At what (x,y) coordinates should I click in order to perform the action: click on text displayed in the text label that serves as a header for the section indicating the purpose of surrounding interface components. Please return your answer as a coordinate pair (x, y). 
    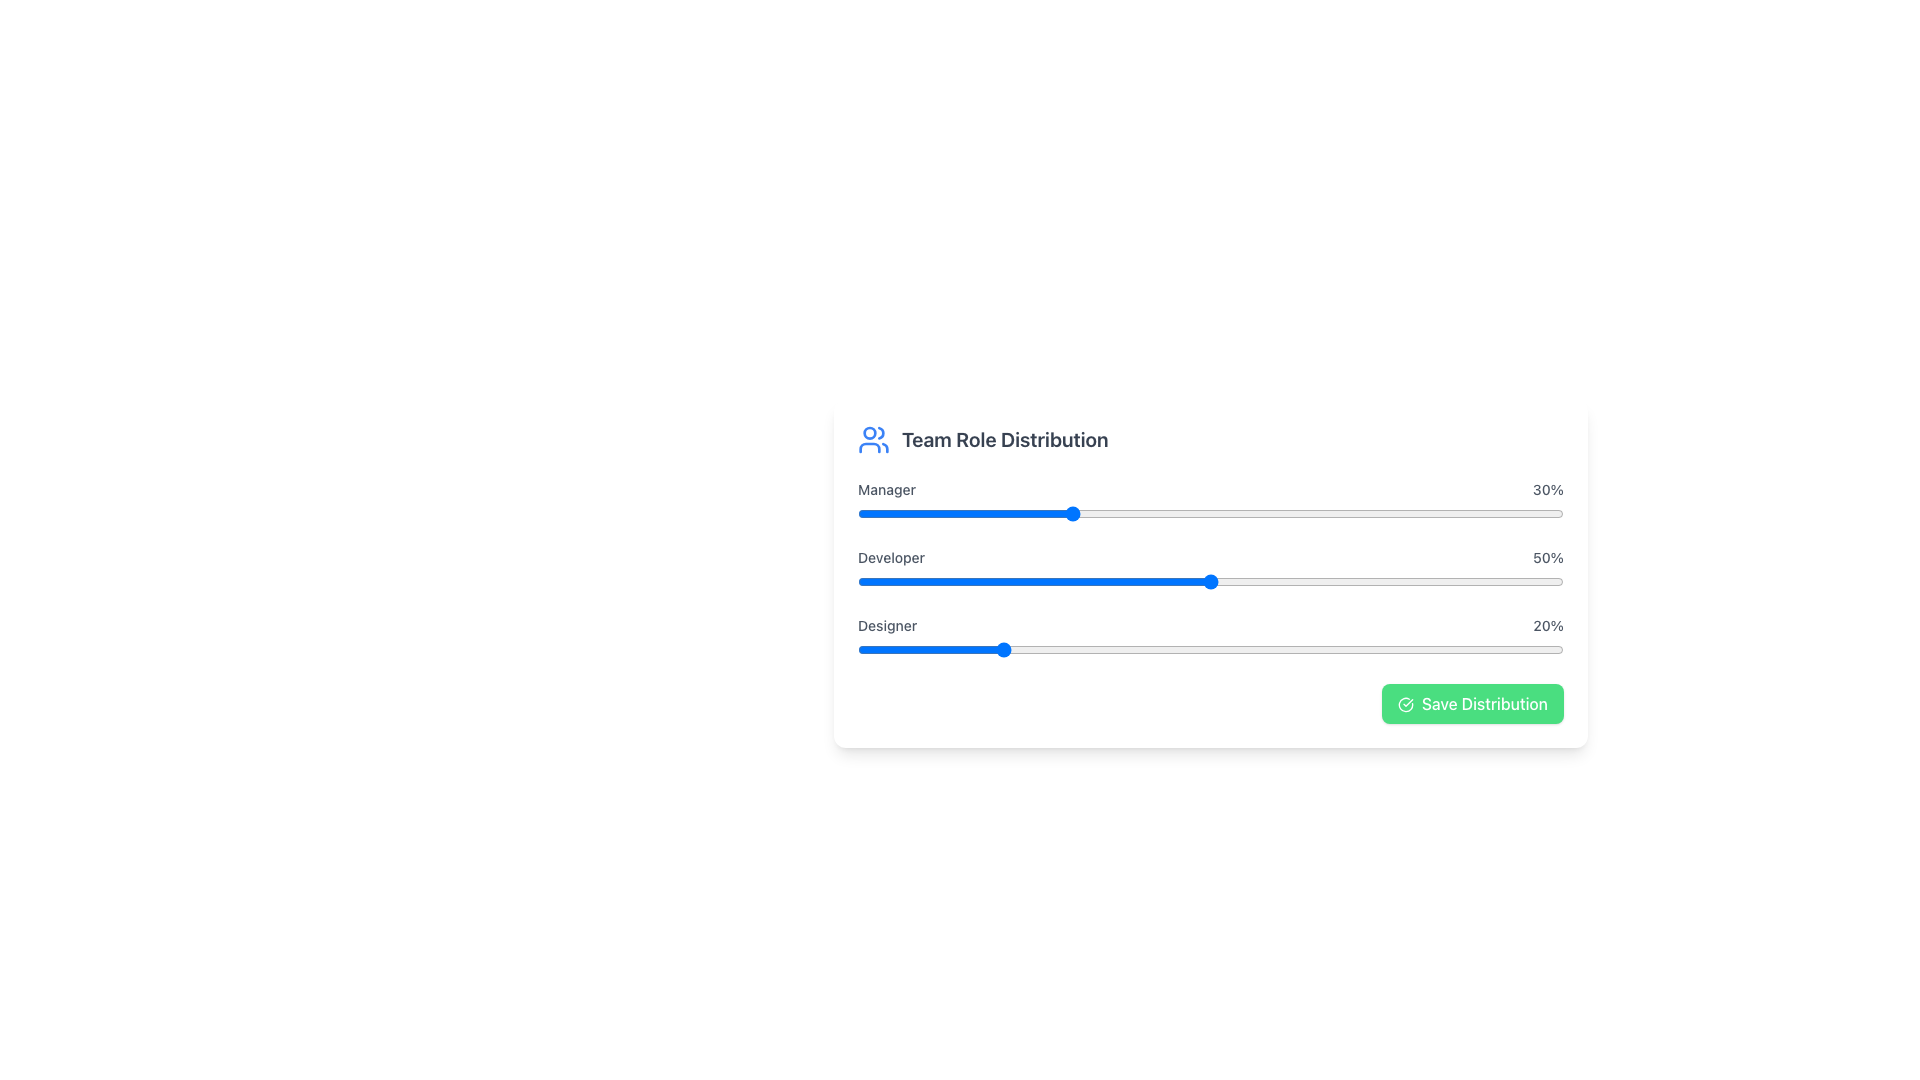
    Looking at the image, I should click on (1005, 438).